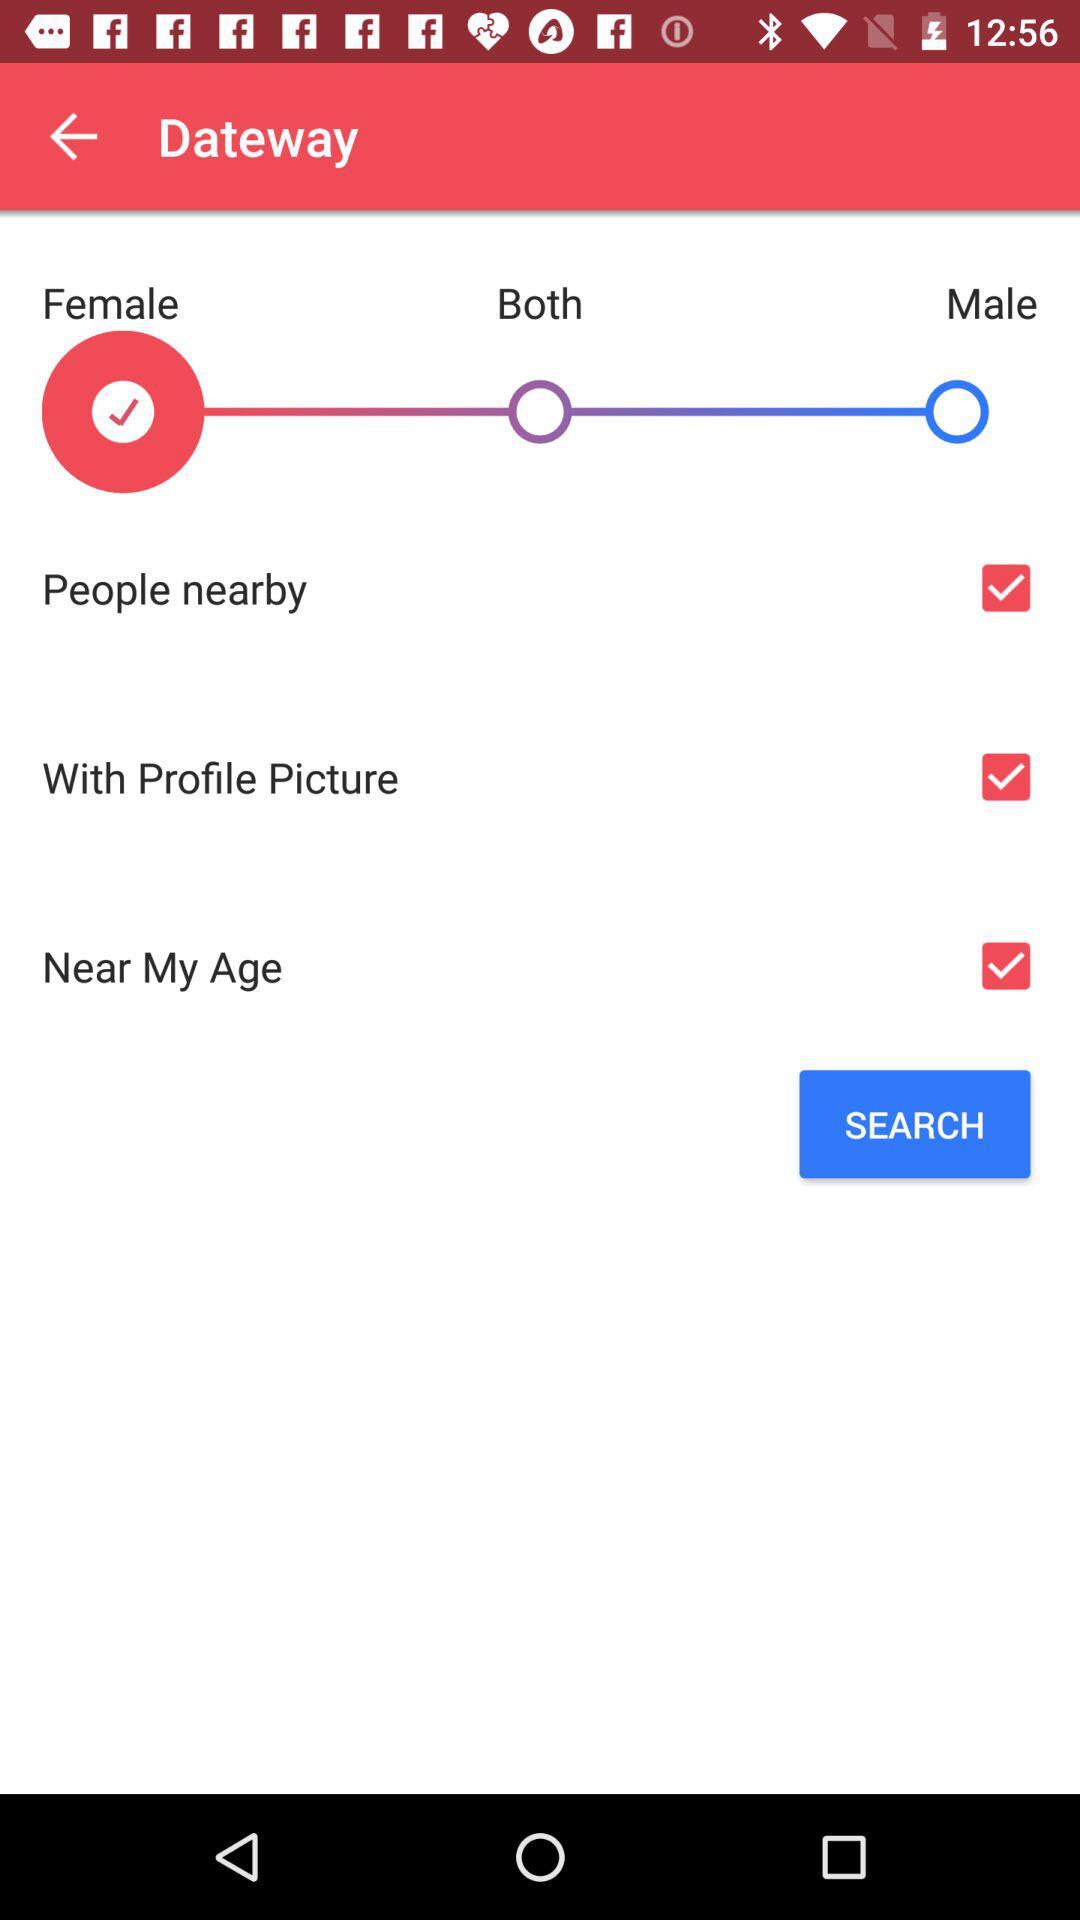 This screenshot has width=1080, height=1920. What do you see at coordinates (72, 135) in the screenshot?
I see `the item next to the dateway app` at bounding box center [72, 135].